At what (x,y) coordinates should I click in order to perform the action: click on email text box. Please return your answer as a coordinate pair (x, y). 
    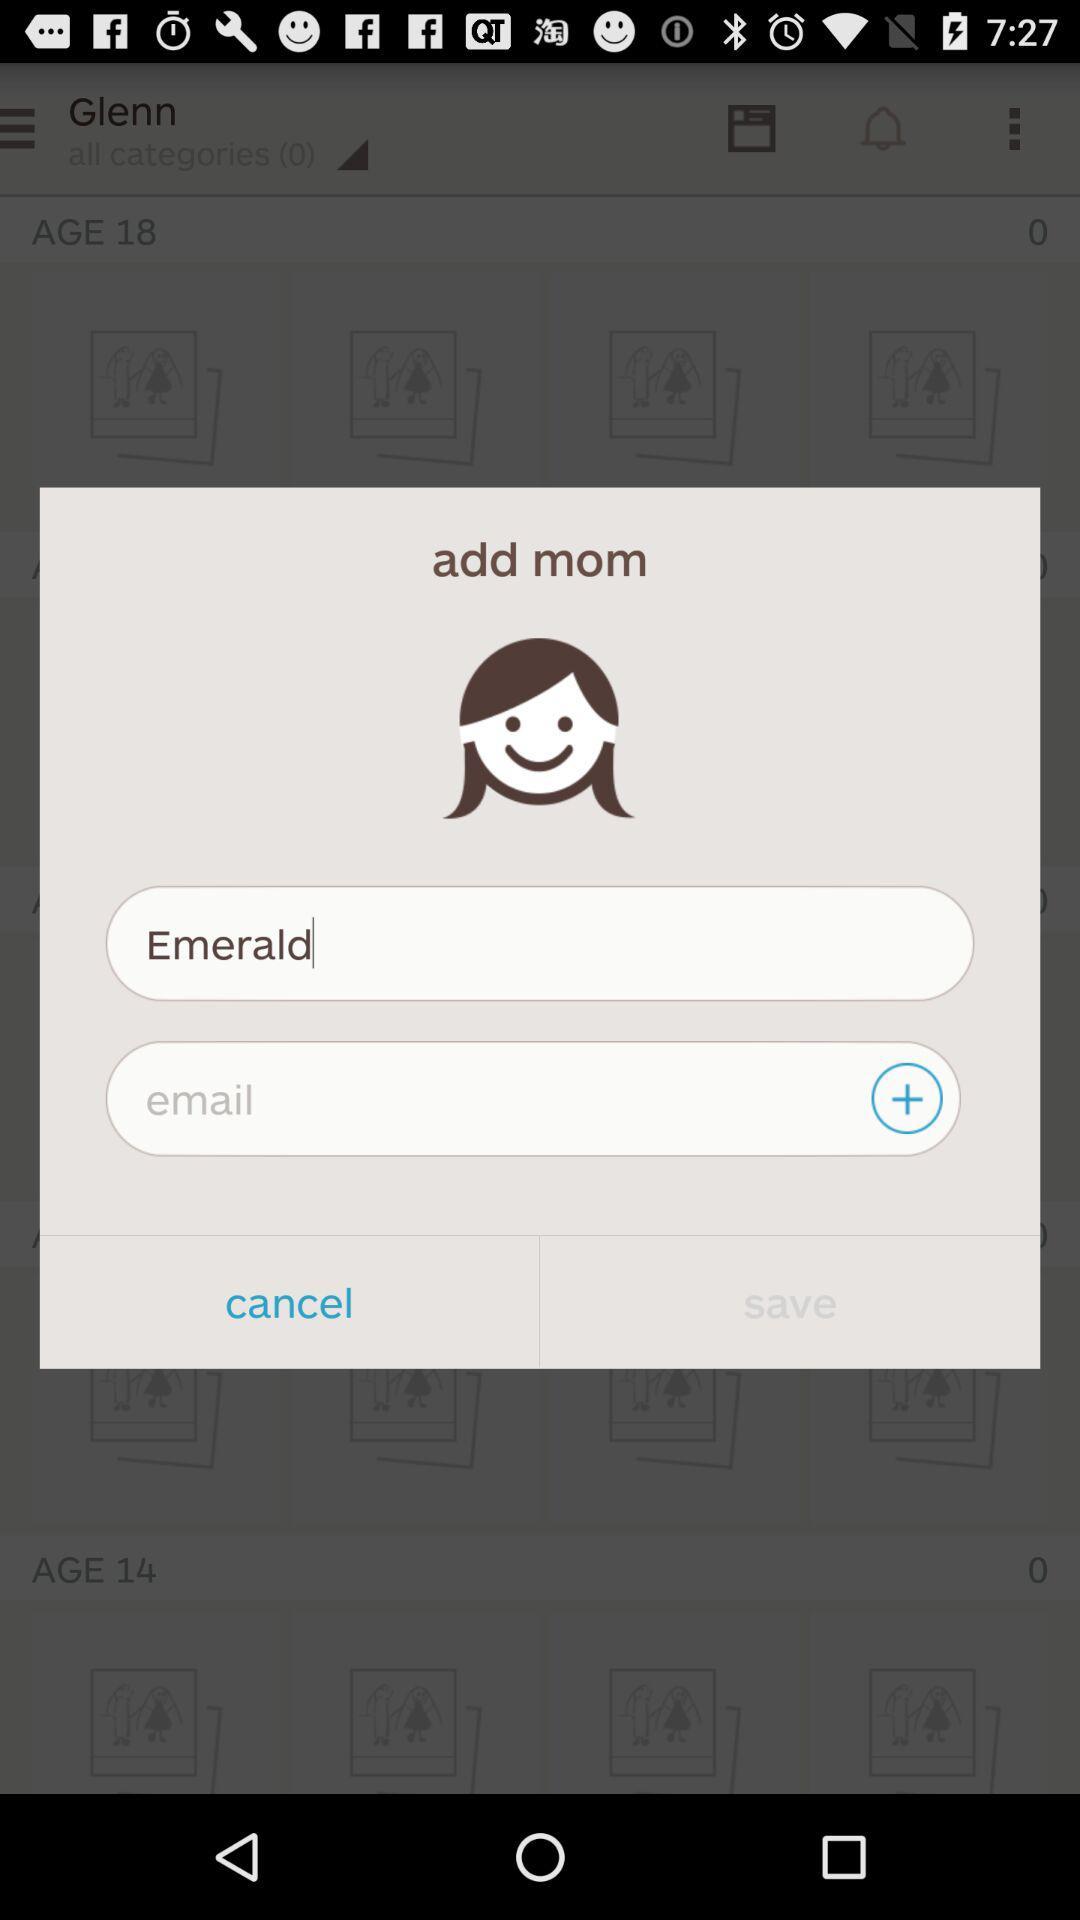
    Looking at the image, I should click on (532, 1097).